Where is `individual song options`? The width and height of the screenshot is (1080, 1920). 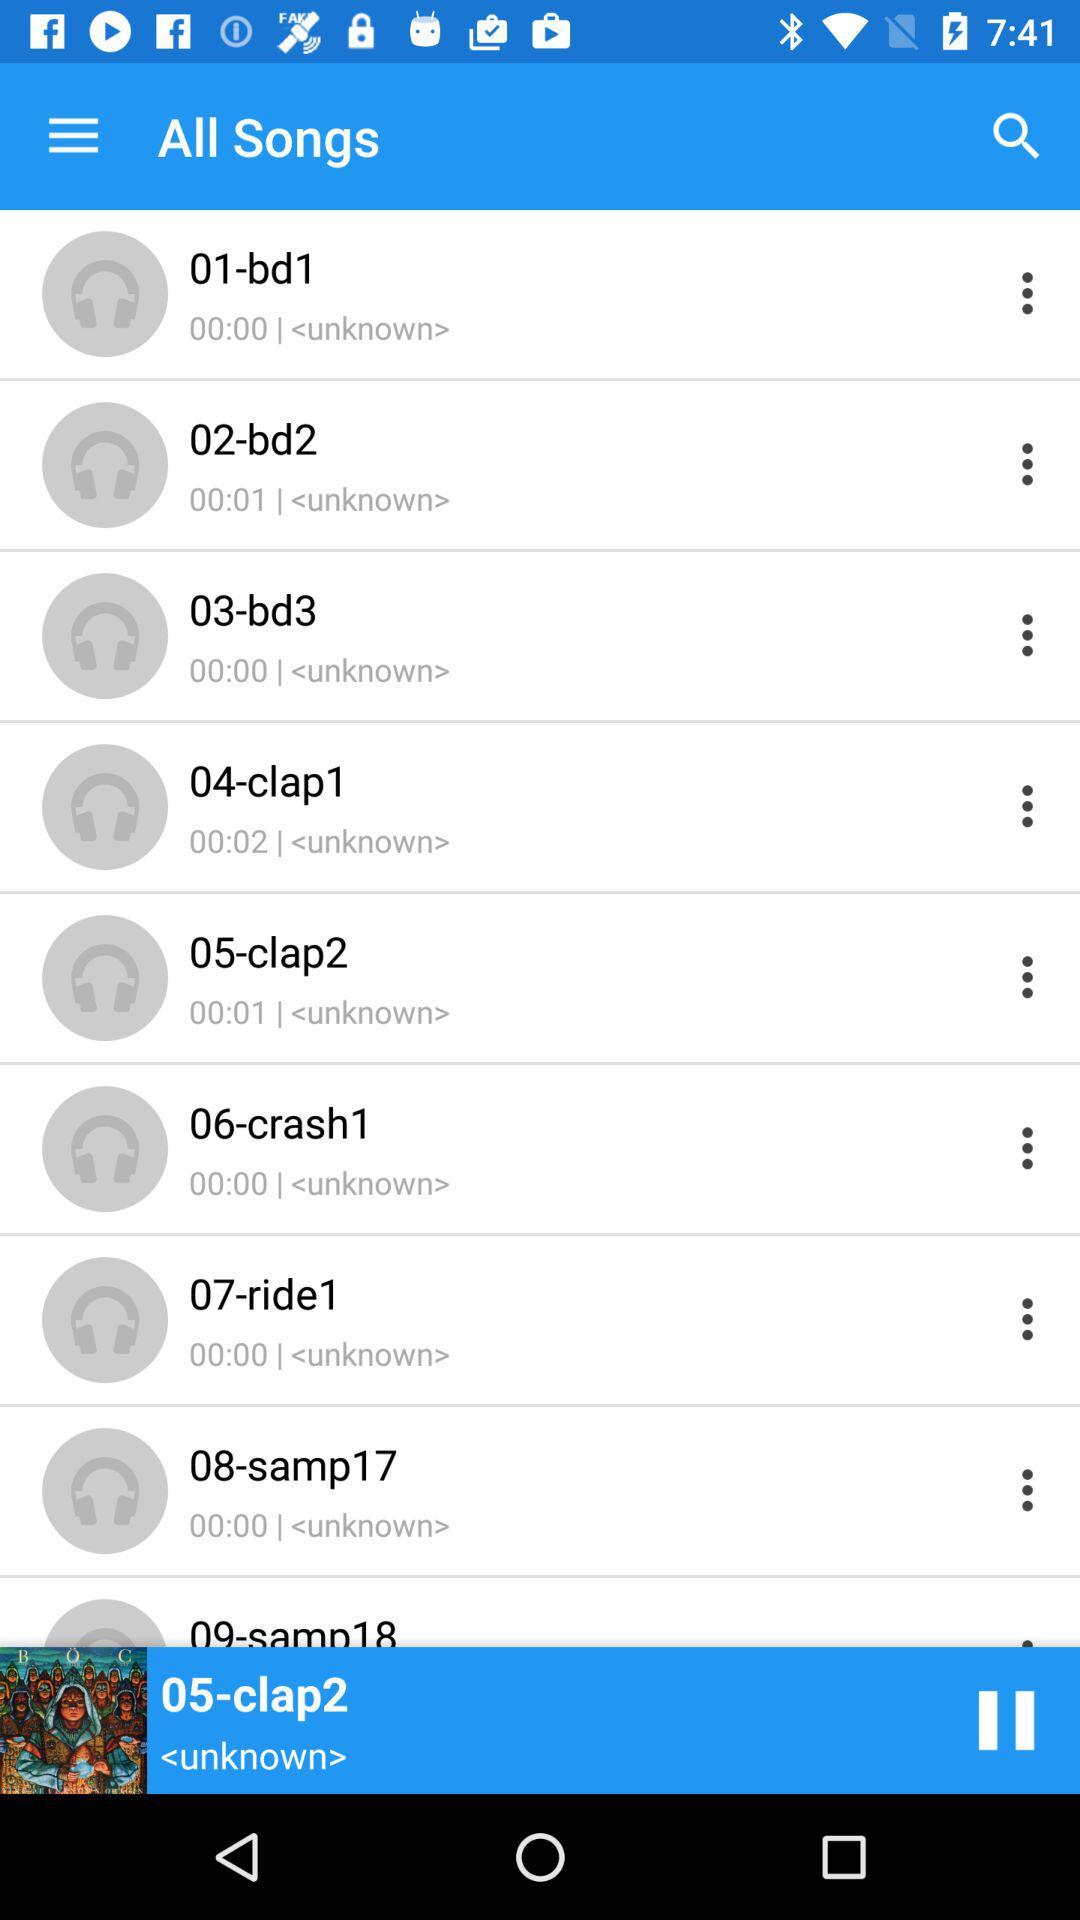
individual song options is located at coordinates (1027, 1627).